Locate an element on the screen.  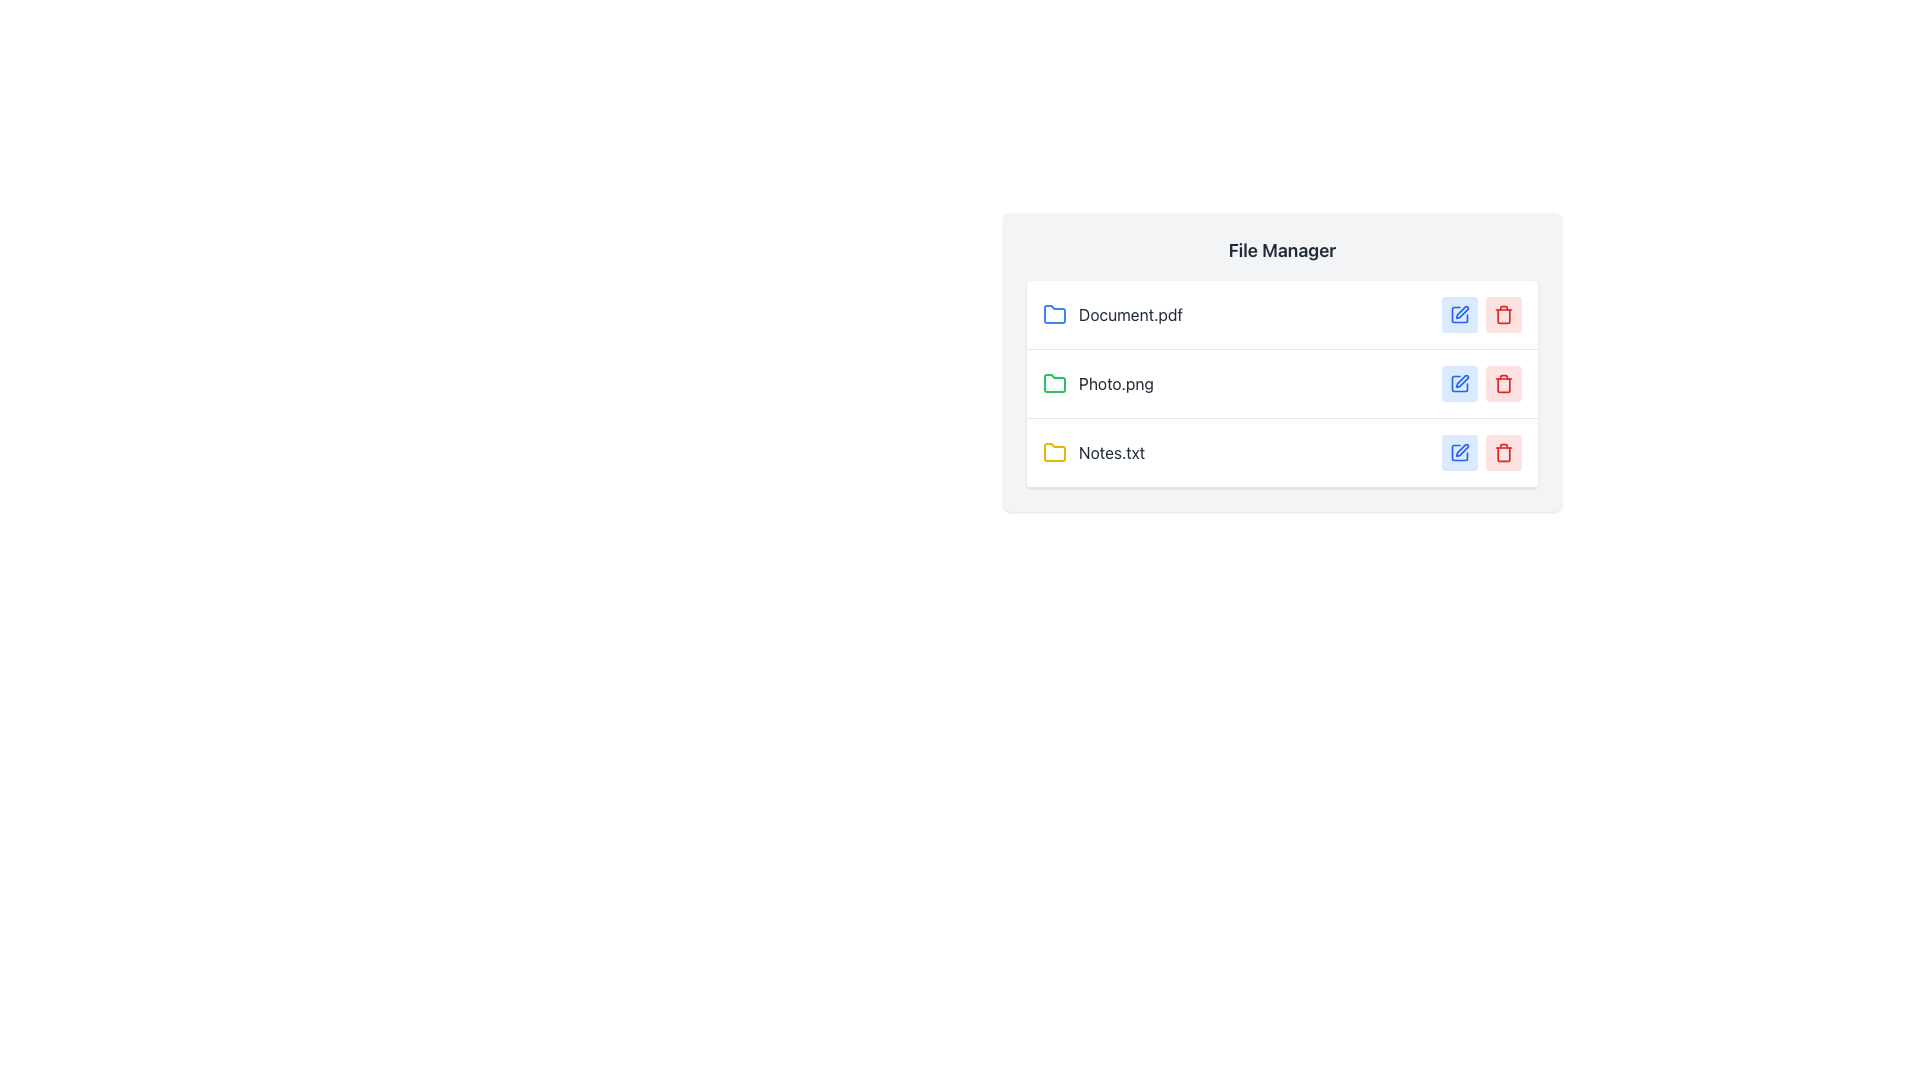
the static text label displaying 'Document.pdf' in gray font, positioned next to a folder icon in a file manager interface is located at coordinates (1131, 315).